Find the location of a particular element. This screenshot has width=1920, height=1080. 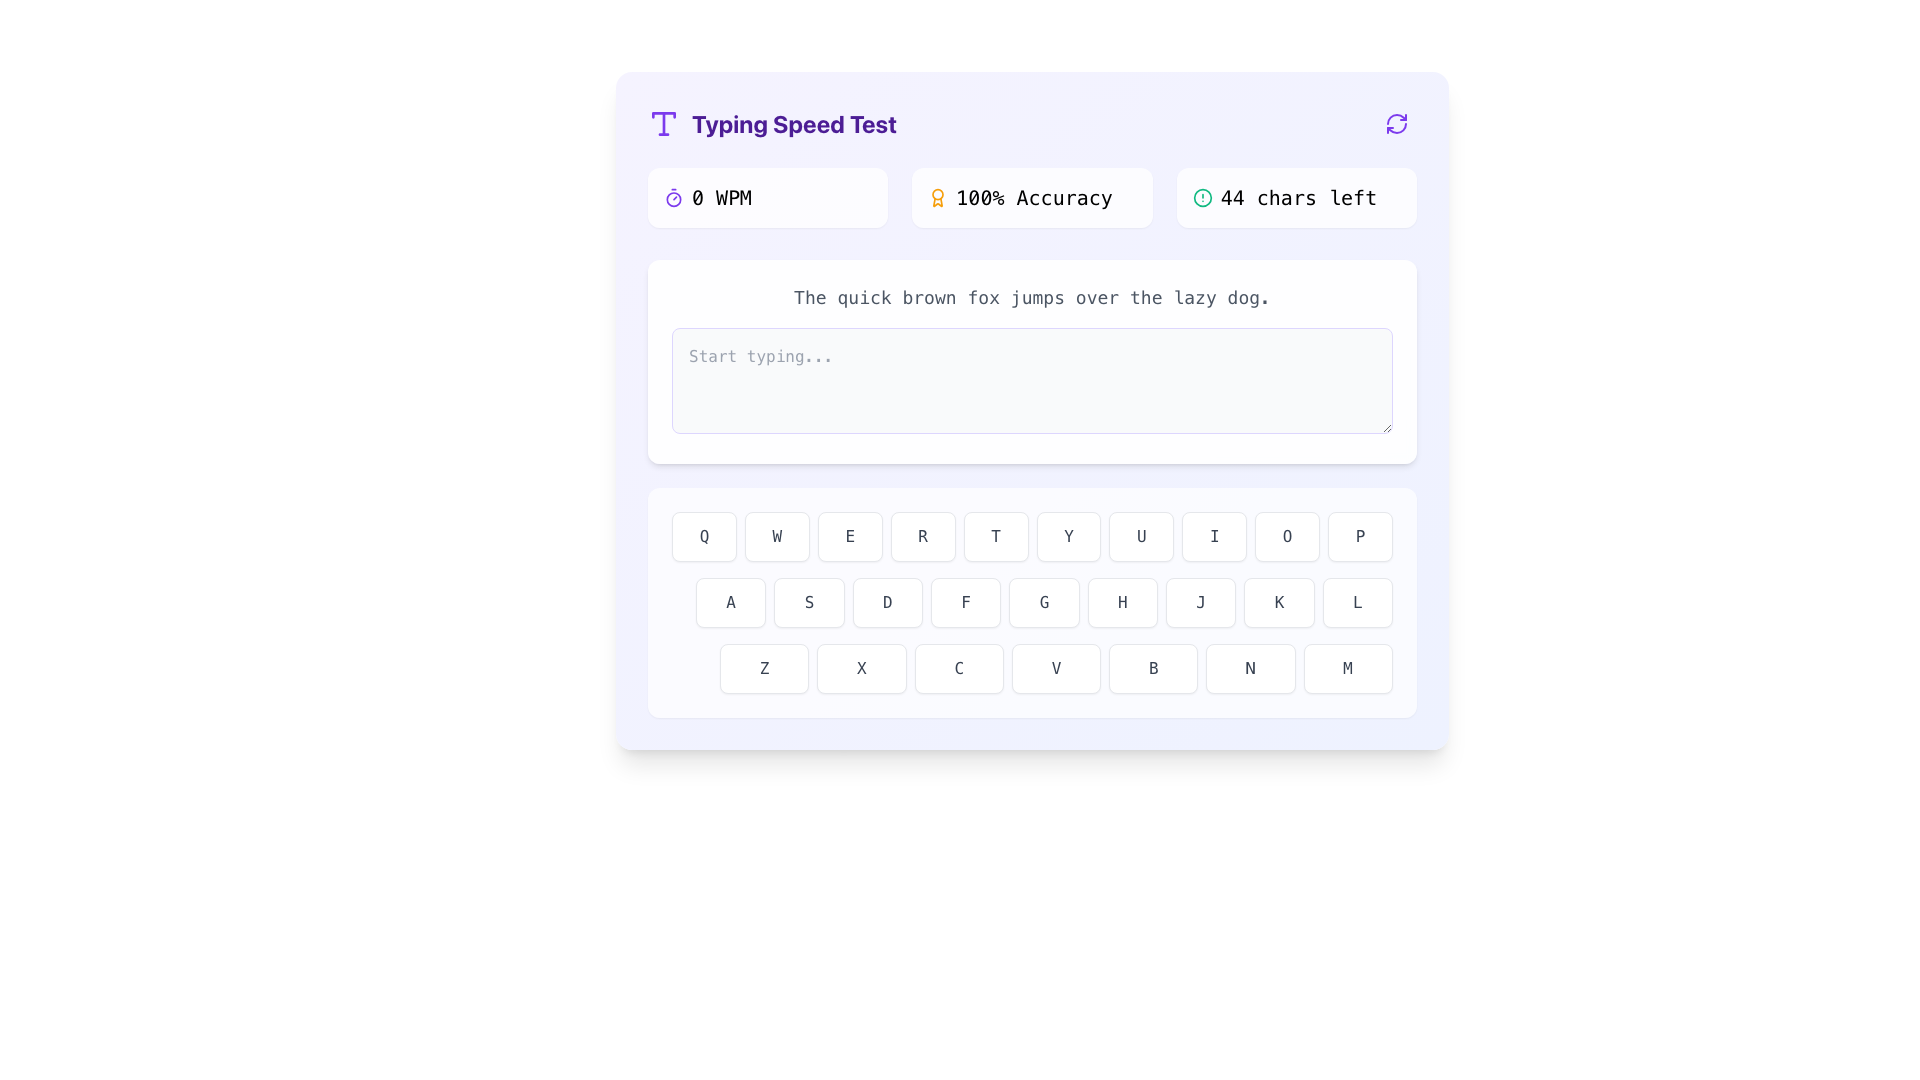

the award medal icon, which is located in the '100% Accuracy' section to the left of the text '100% Accuracy.' is located at coordinates (937, 197).